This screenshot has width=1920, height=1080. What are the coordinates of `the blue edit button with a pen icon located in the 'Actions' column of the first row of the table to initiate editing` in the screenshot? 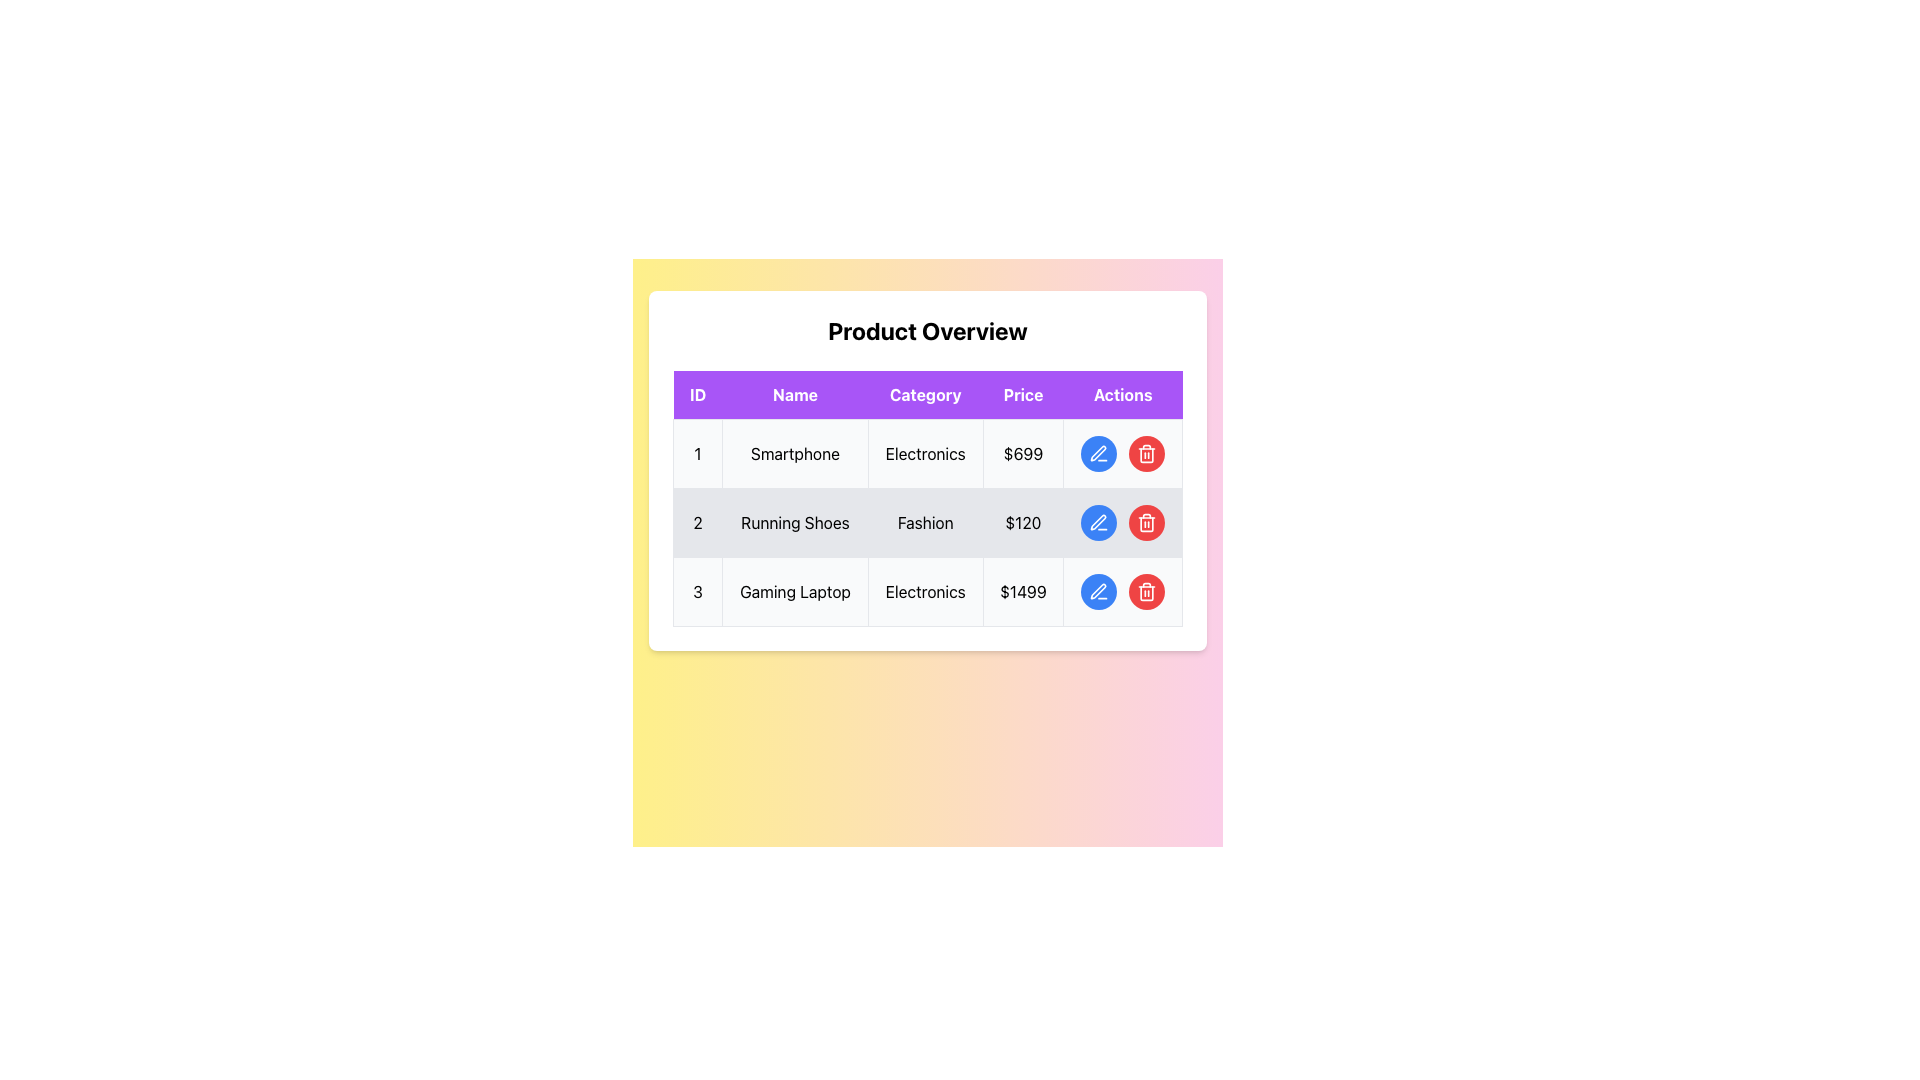 It's located at (1123, 454).